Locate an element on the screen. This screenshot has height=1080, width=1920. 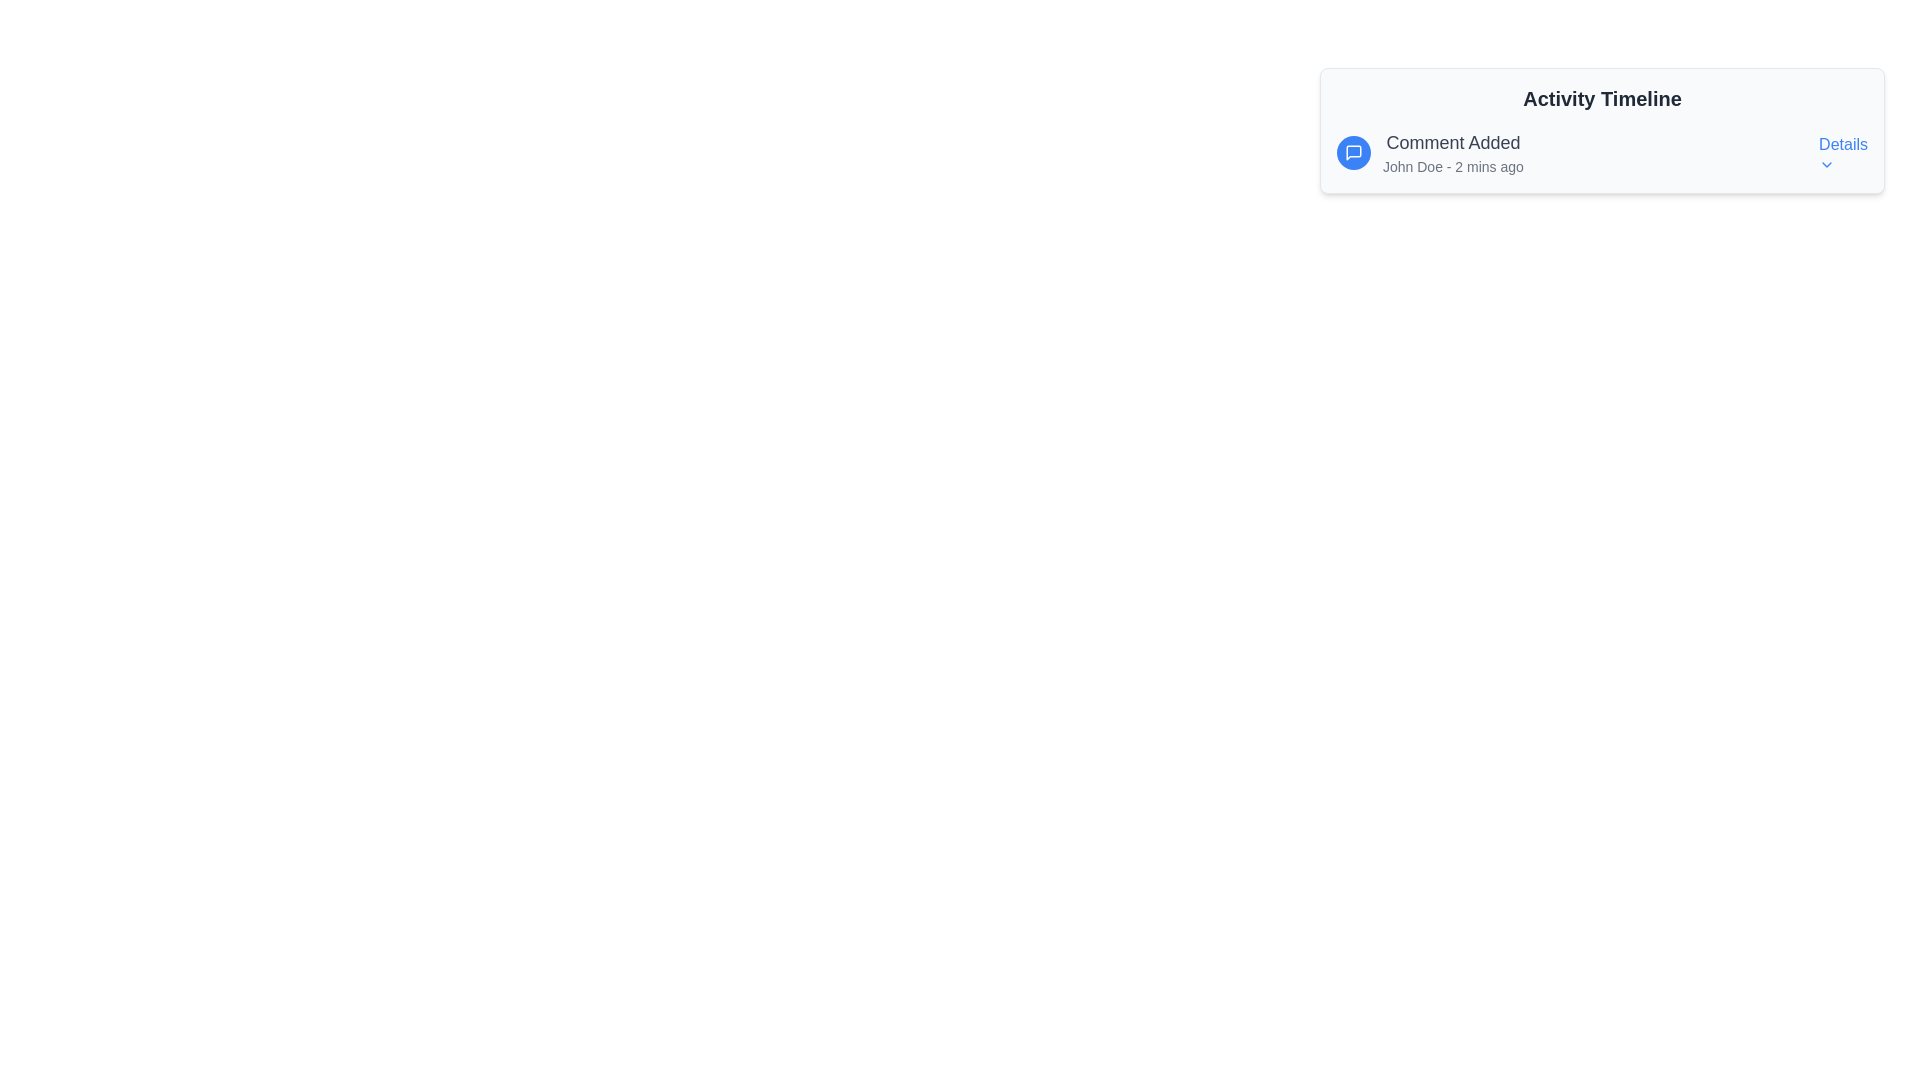
the text displaying the user's name 'John Doe' and the timestamp '2 mins ago', located beneath the 'Comment Added' text within the activity timeline card is located at coordinates (1453, 165).